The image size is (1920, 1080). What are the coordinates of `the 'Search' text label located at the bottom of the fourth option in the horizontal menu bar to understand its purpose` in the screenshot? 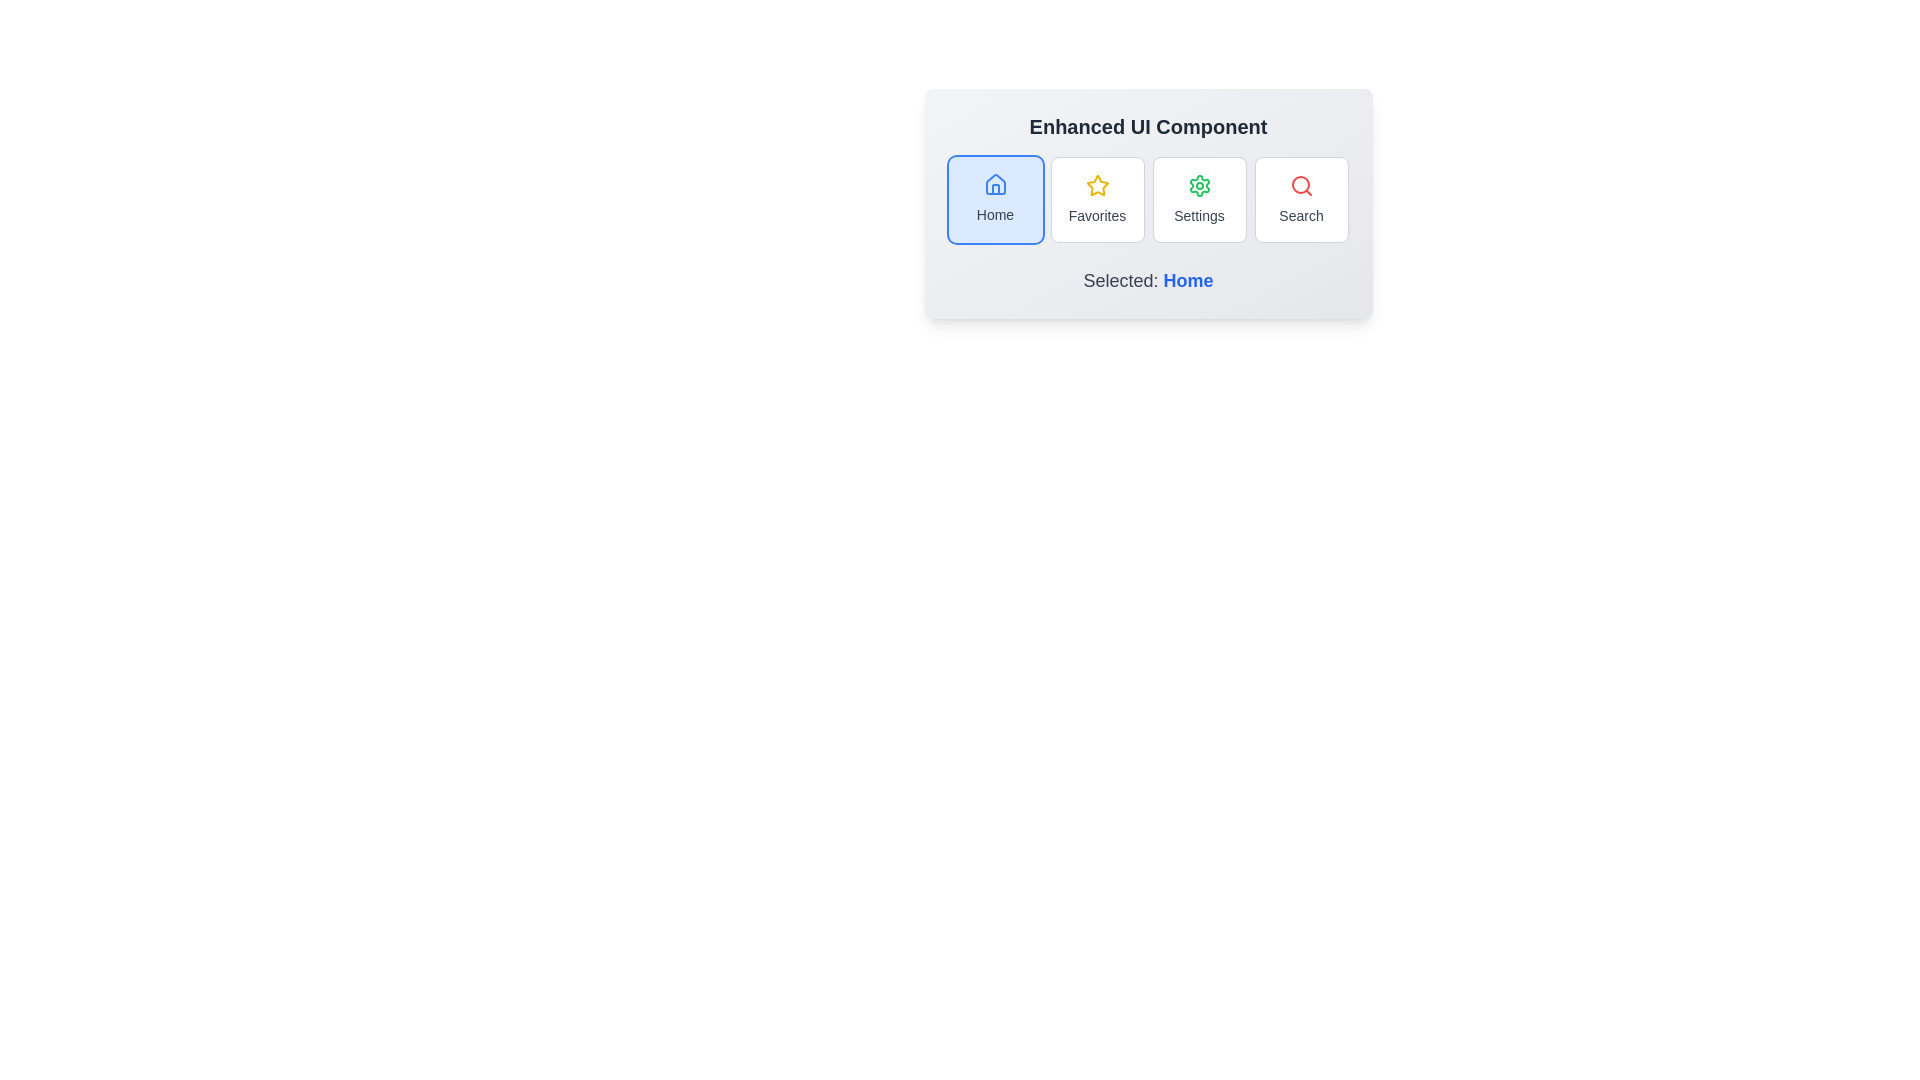 It's located at (1301, 216).